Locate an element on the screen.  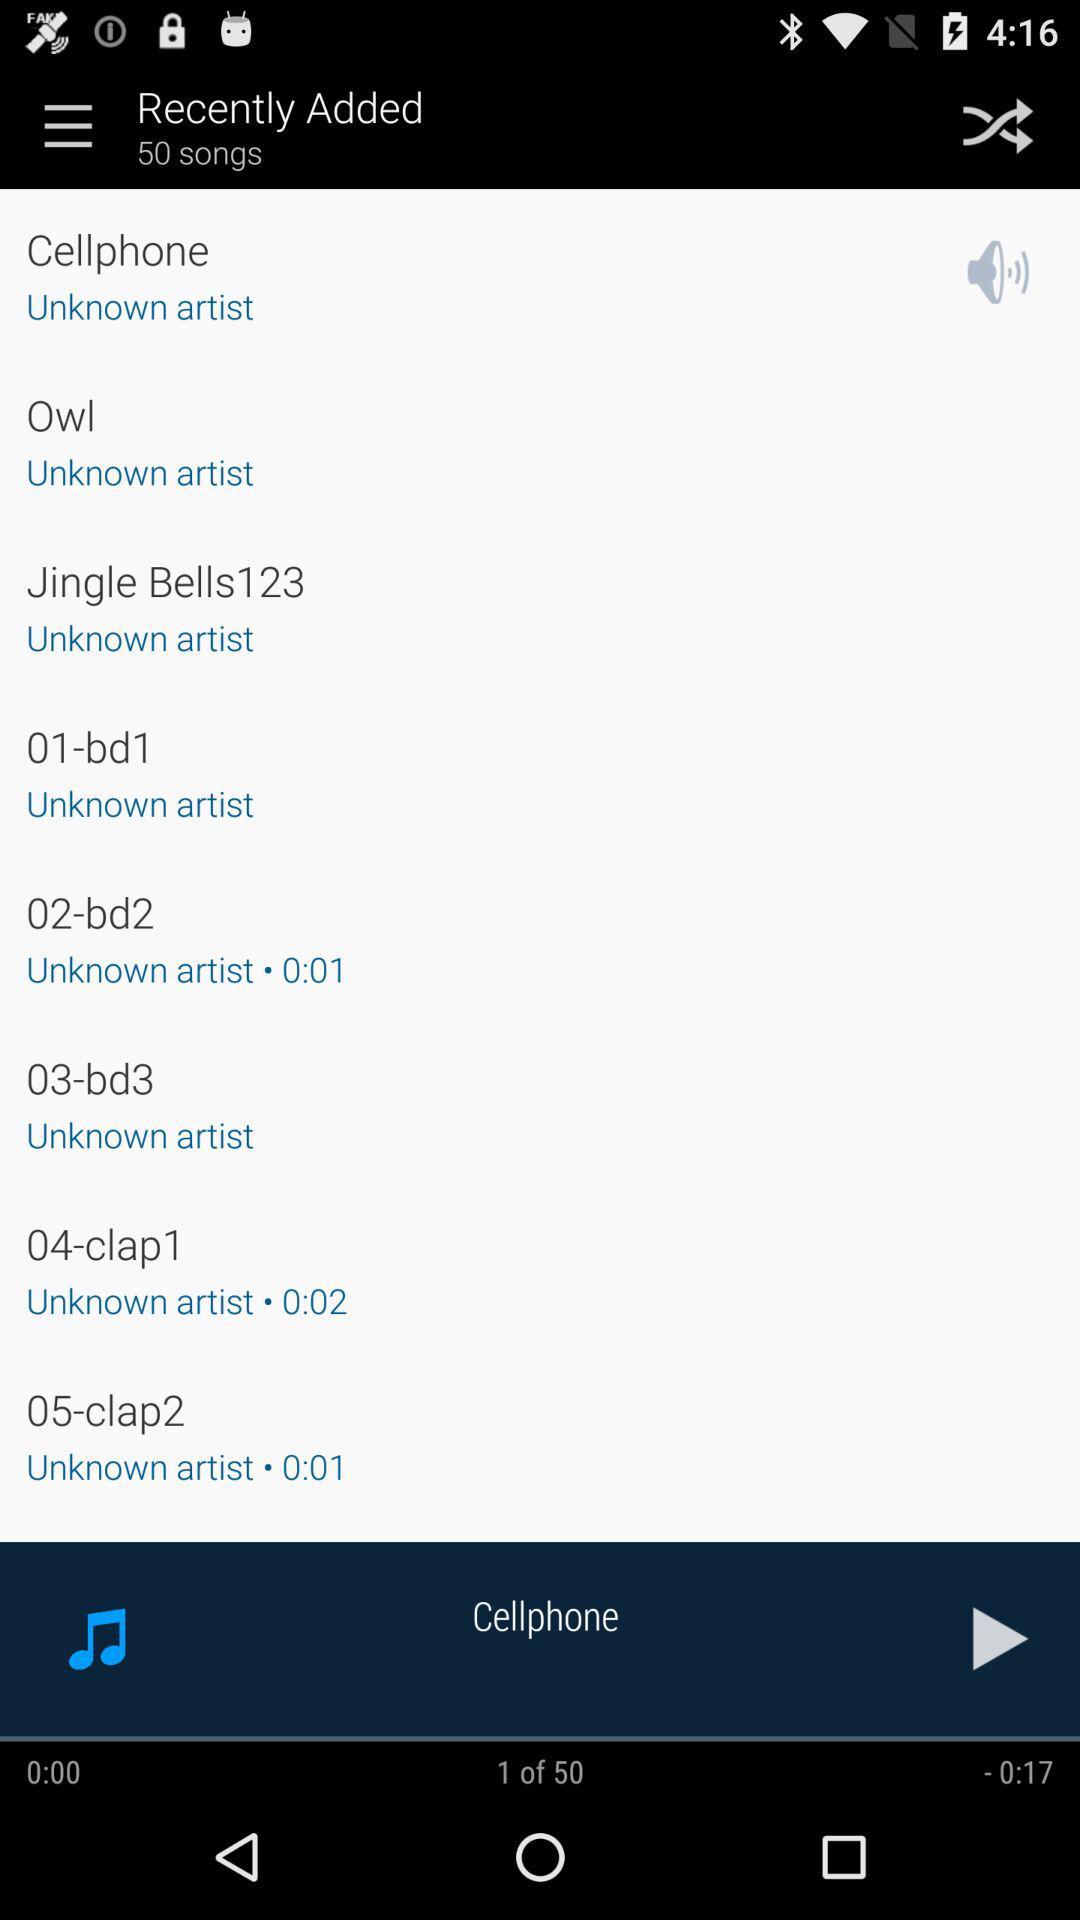
icon next to recently added is located at coordinates (998, 124).